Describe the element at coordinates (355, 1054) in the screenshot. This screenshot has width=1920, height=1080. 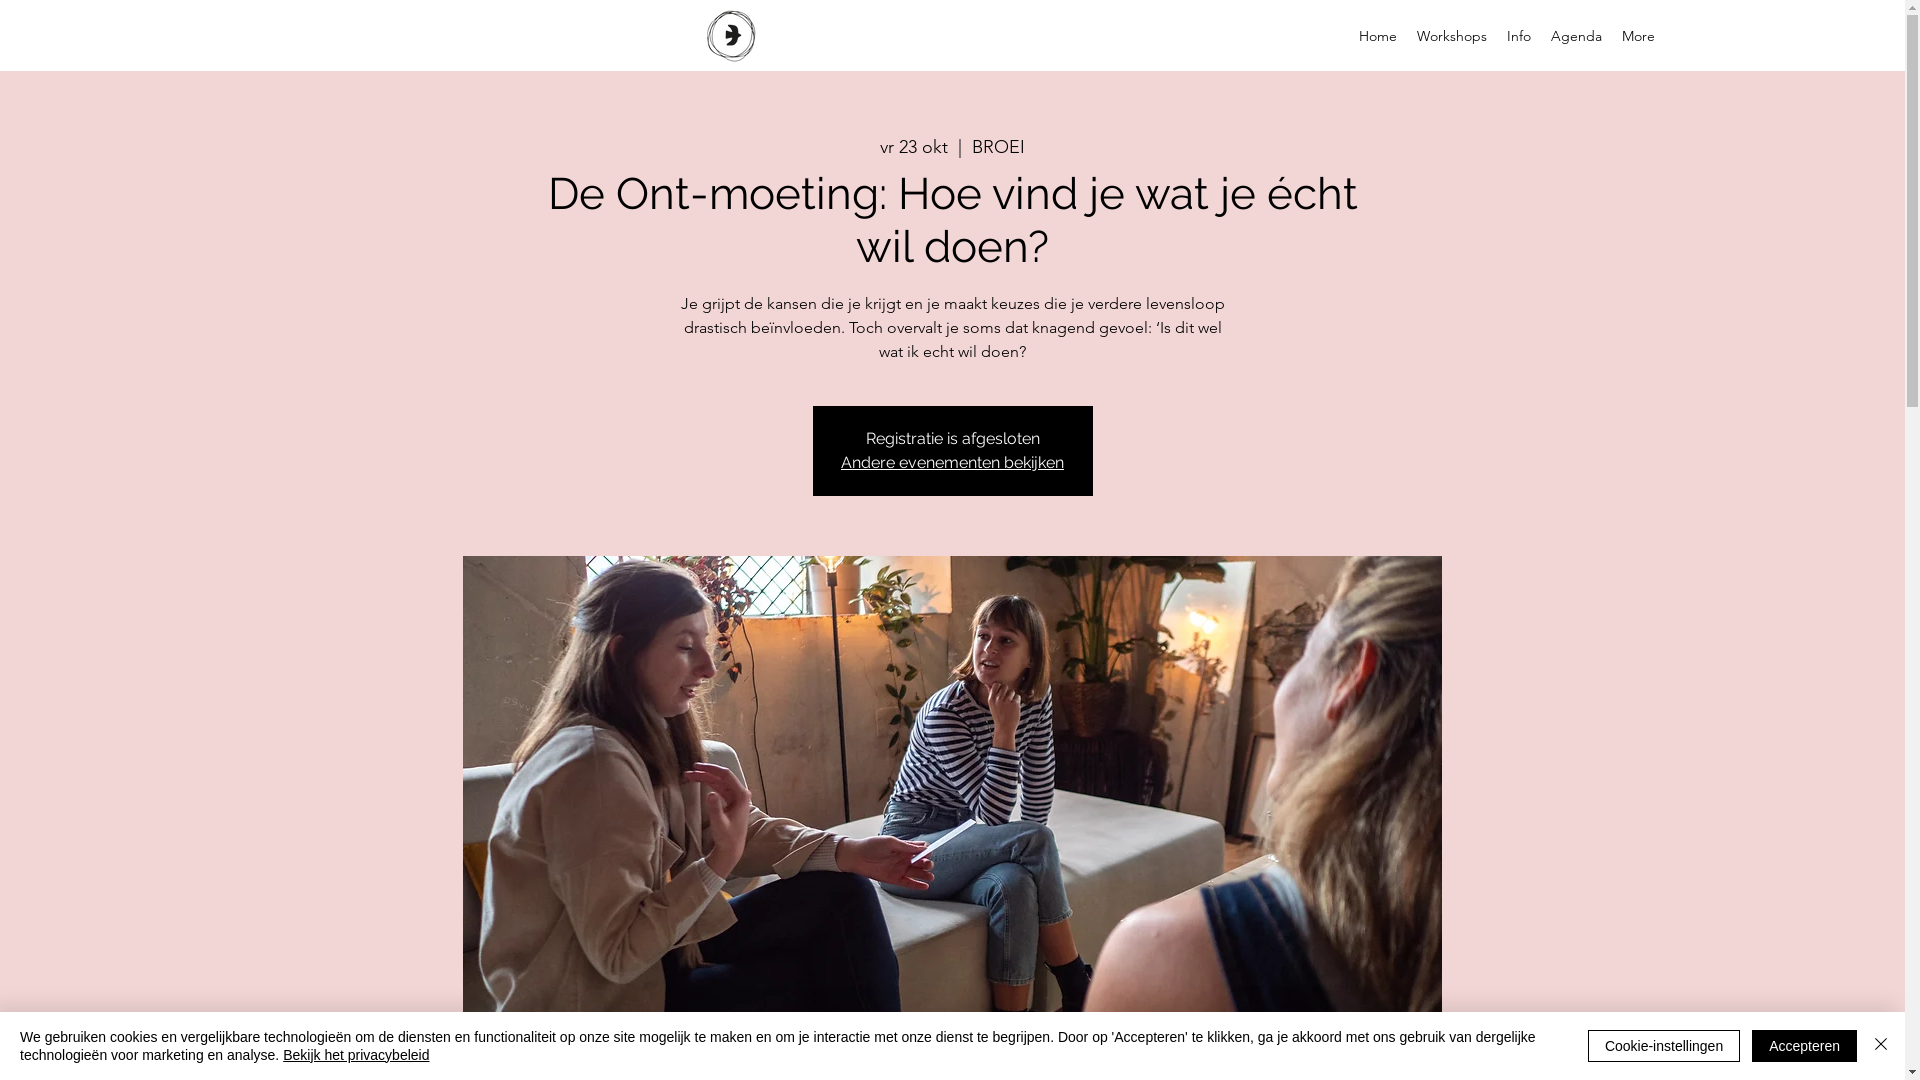
I see `'Bekijk het privacybeleid'` at that location.